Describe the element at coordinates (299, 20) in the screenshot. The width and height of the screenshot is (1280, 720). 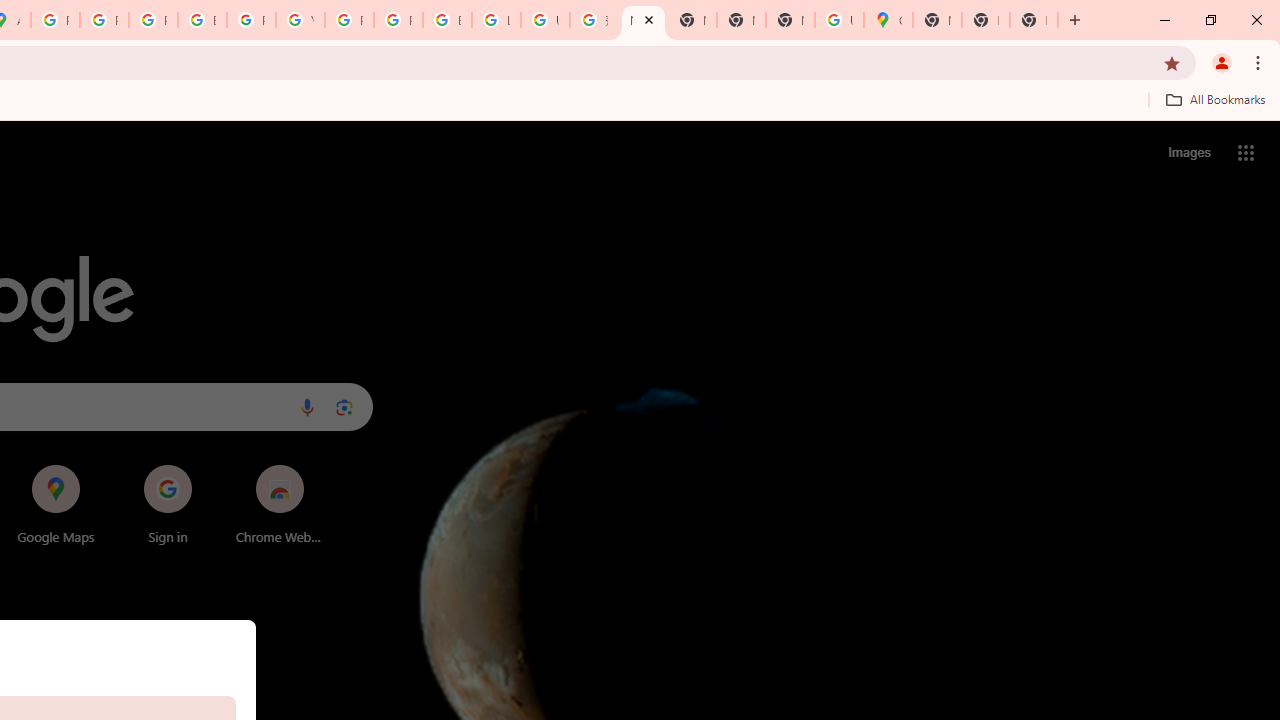
I see `'YouTube'` at that location.